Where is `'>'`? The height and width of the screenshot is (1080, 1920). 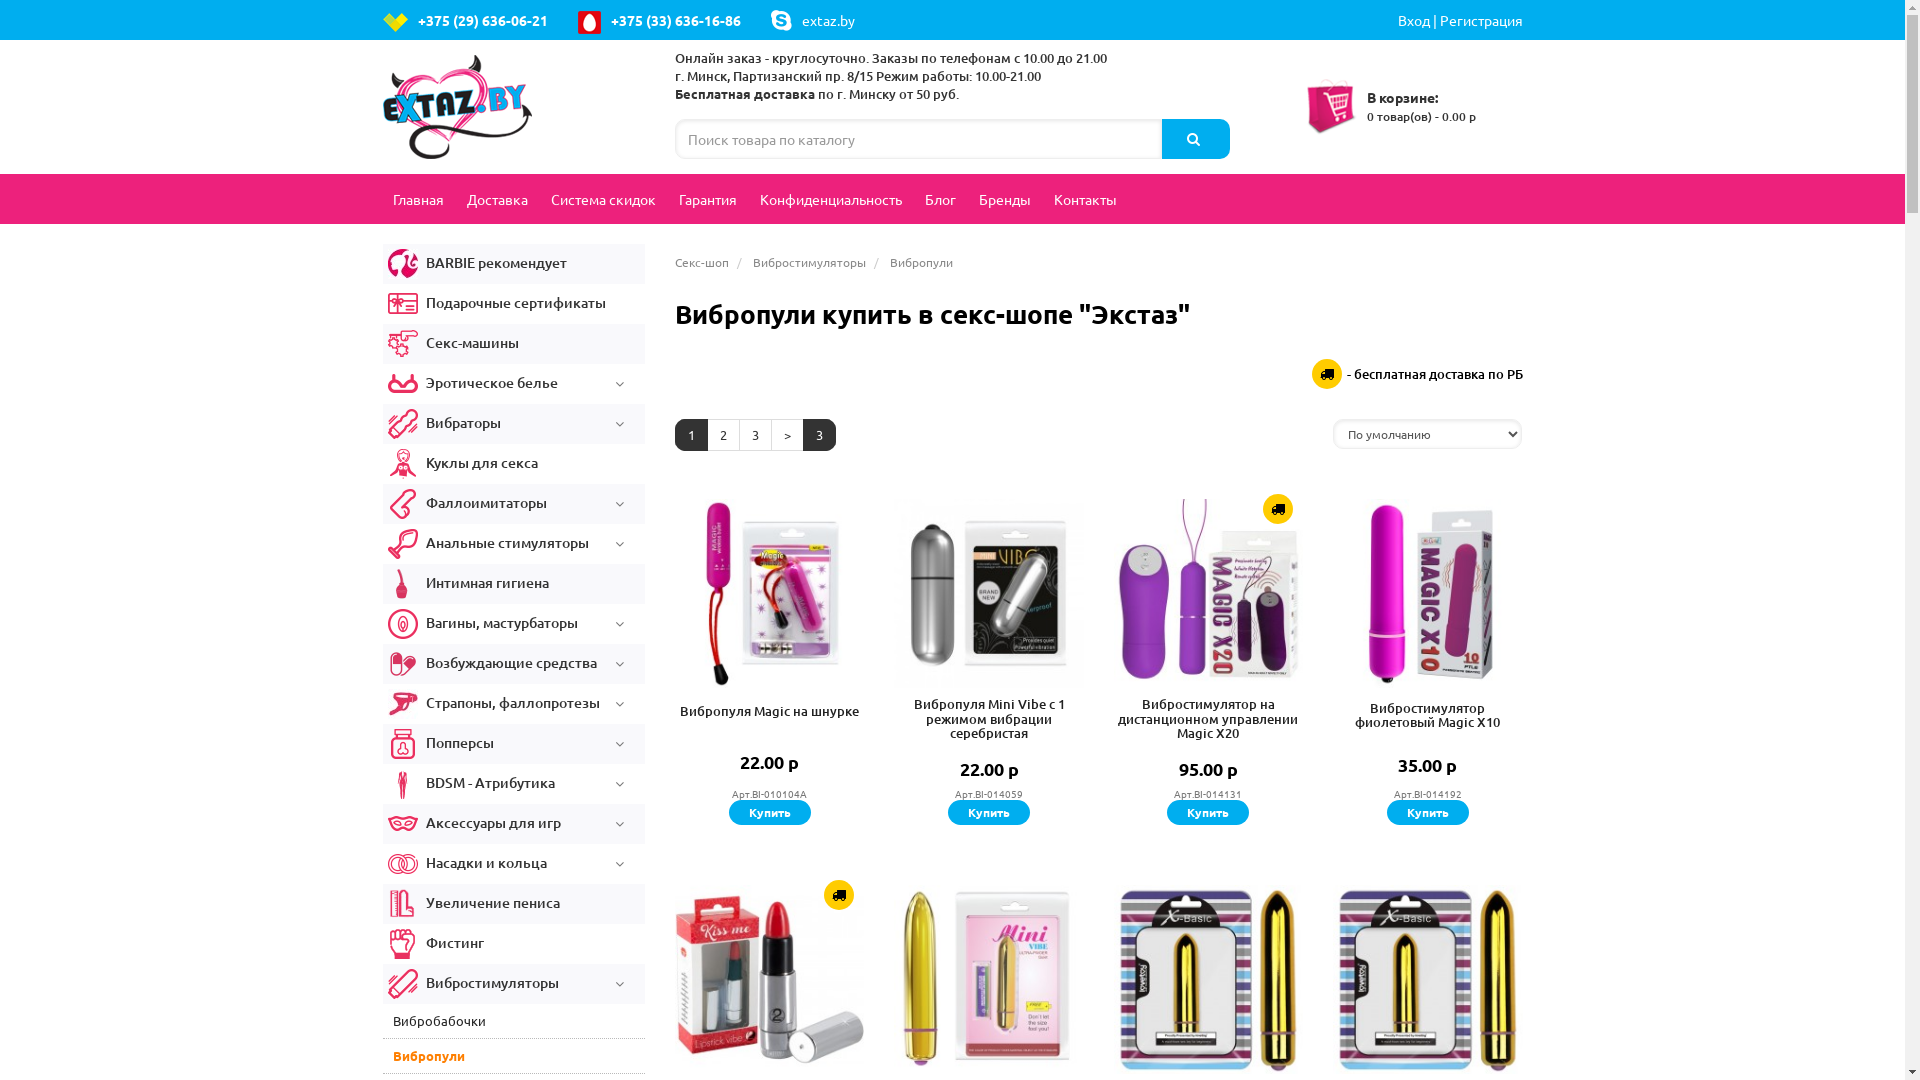
'>' is located at coordinates (786, 434).